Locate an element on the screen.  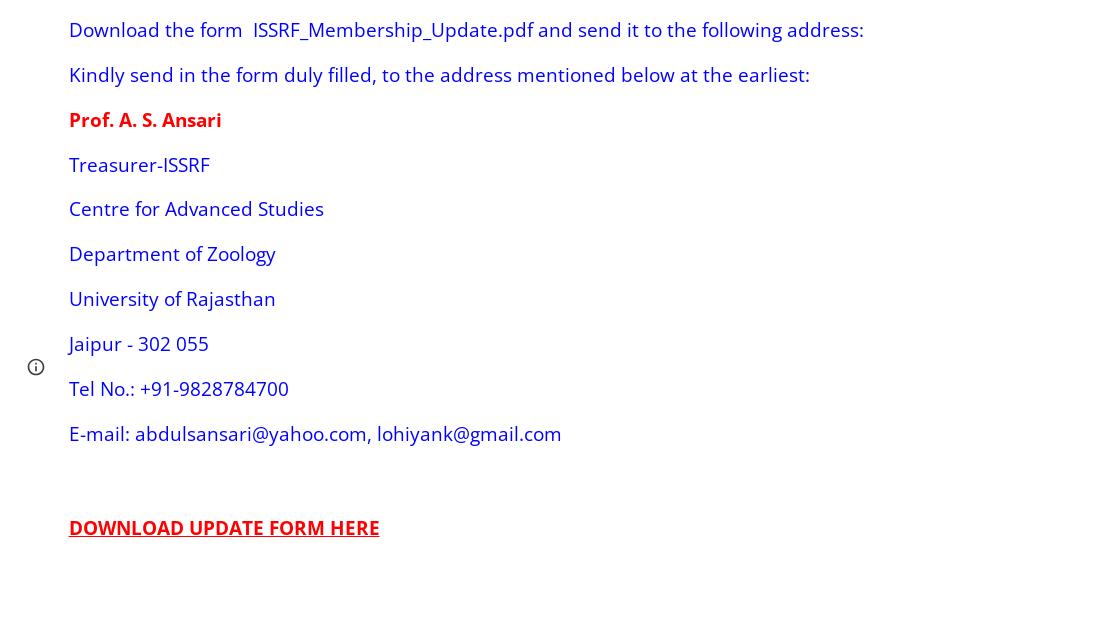
'Centre for Advanced Studies' is located at coordinates (194, 207).